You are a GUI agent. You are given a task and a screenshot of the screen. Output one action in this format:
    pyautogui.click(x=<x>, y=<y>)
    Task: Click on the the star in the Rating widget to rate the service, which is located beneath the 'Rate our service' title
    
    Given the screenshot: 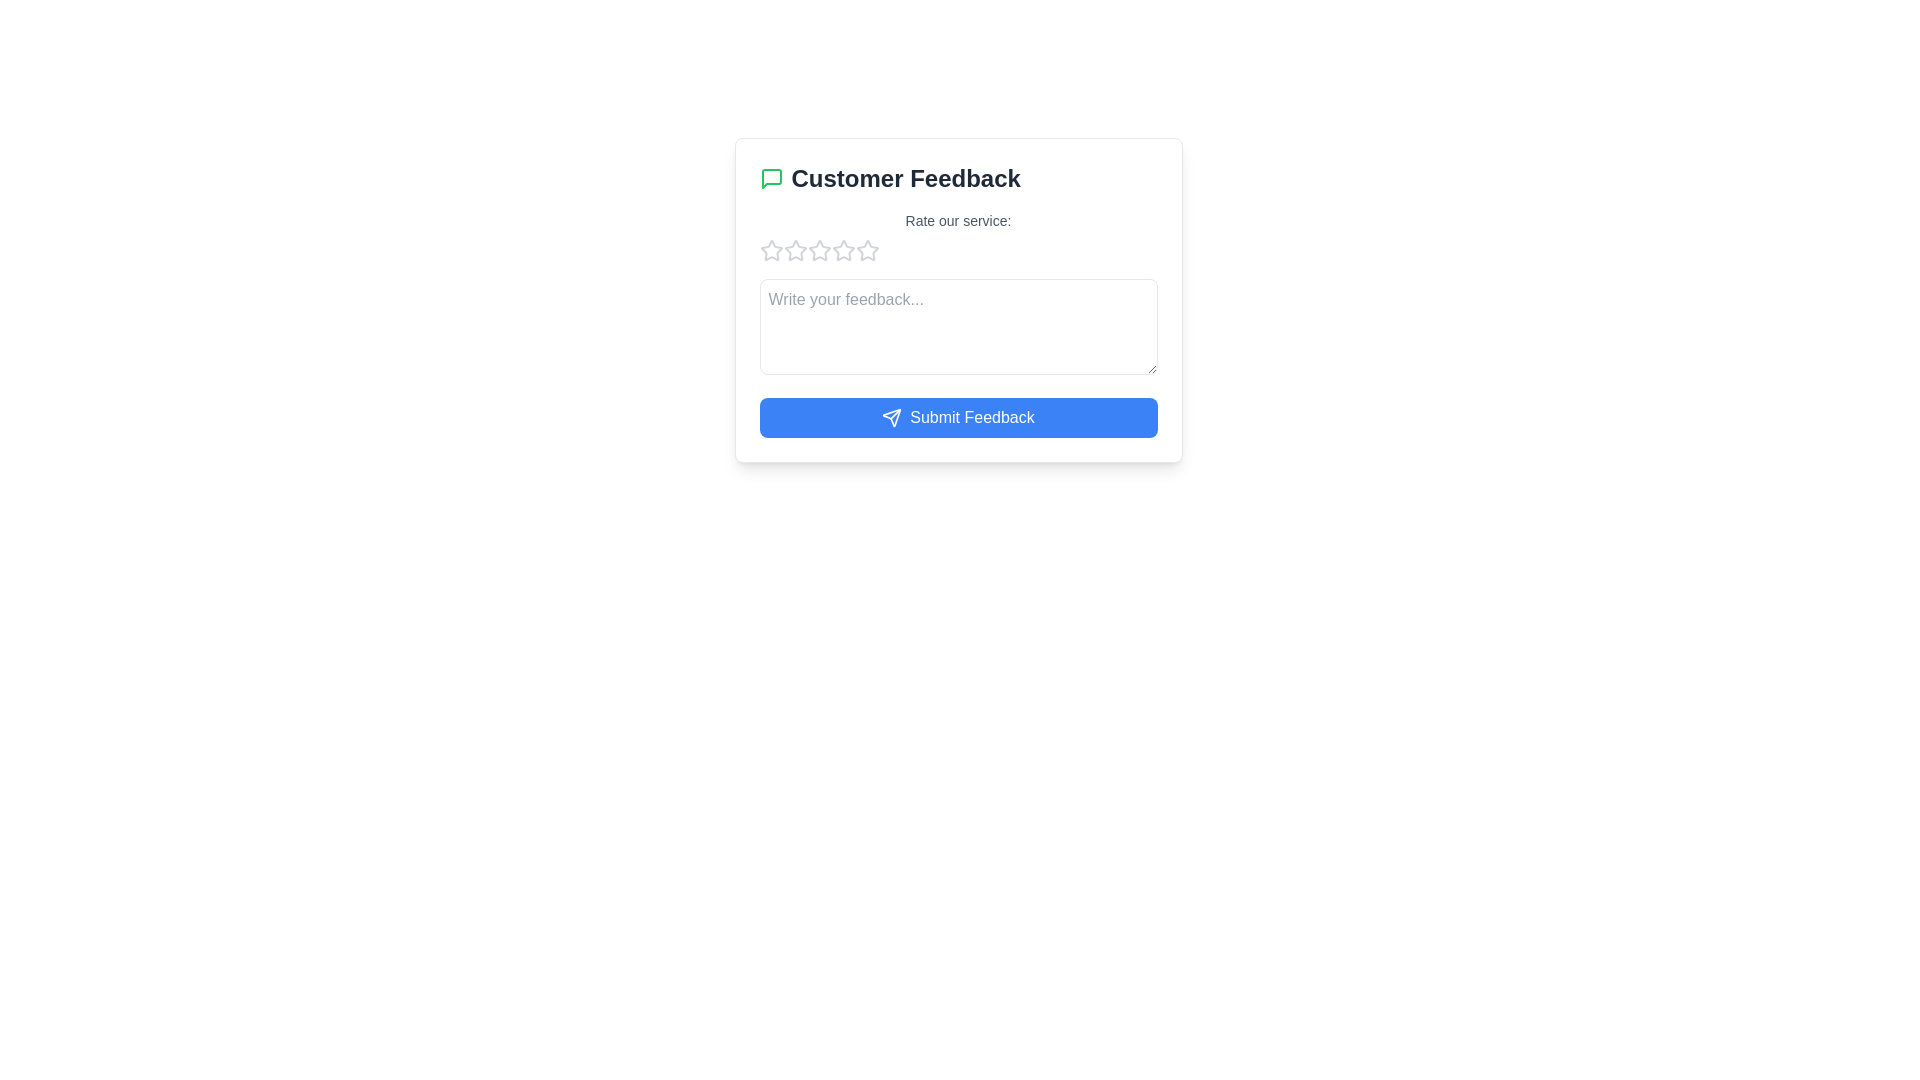 What is the action you would take?
    pyautogui.click(x=957, y=249)
    